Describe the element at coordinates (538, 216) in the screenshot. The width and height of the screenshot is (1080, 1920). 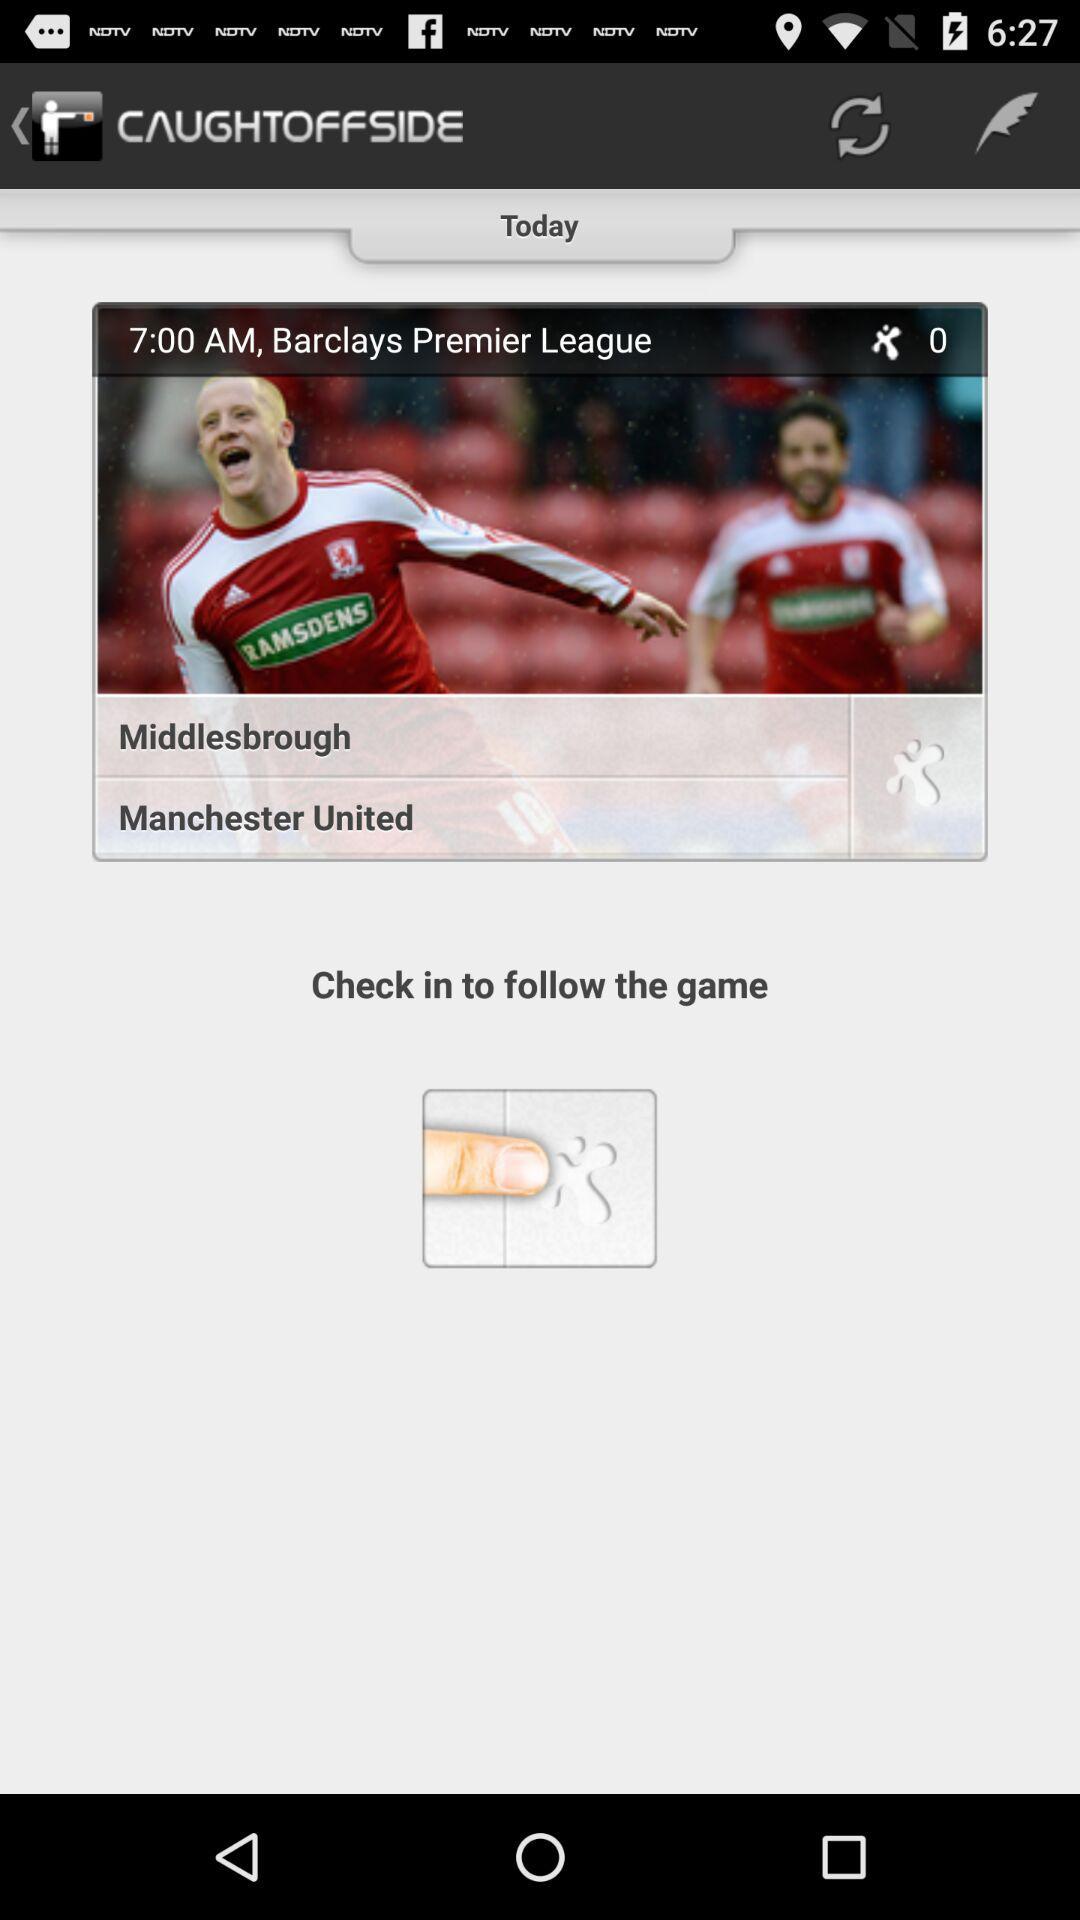
I see `today app` at that location.